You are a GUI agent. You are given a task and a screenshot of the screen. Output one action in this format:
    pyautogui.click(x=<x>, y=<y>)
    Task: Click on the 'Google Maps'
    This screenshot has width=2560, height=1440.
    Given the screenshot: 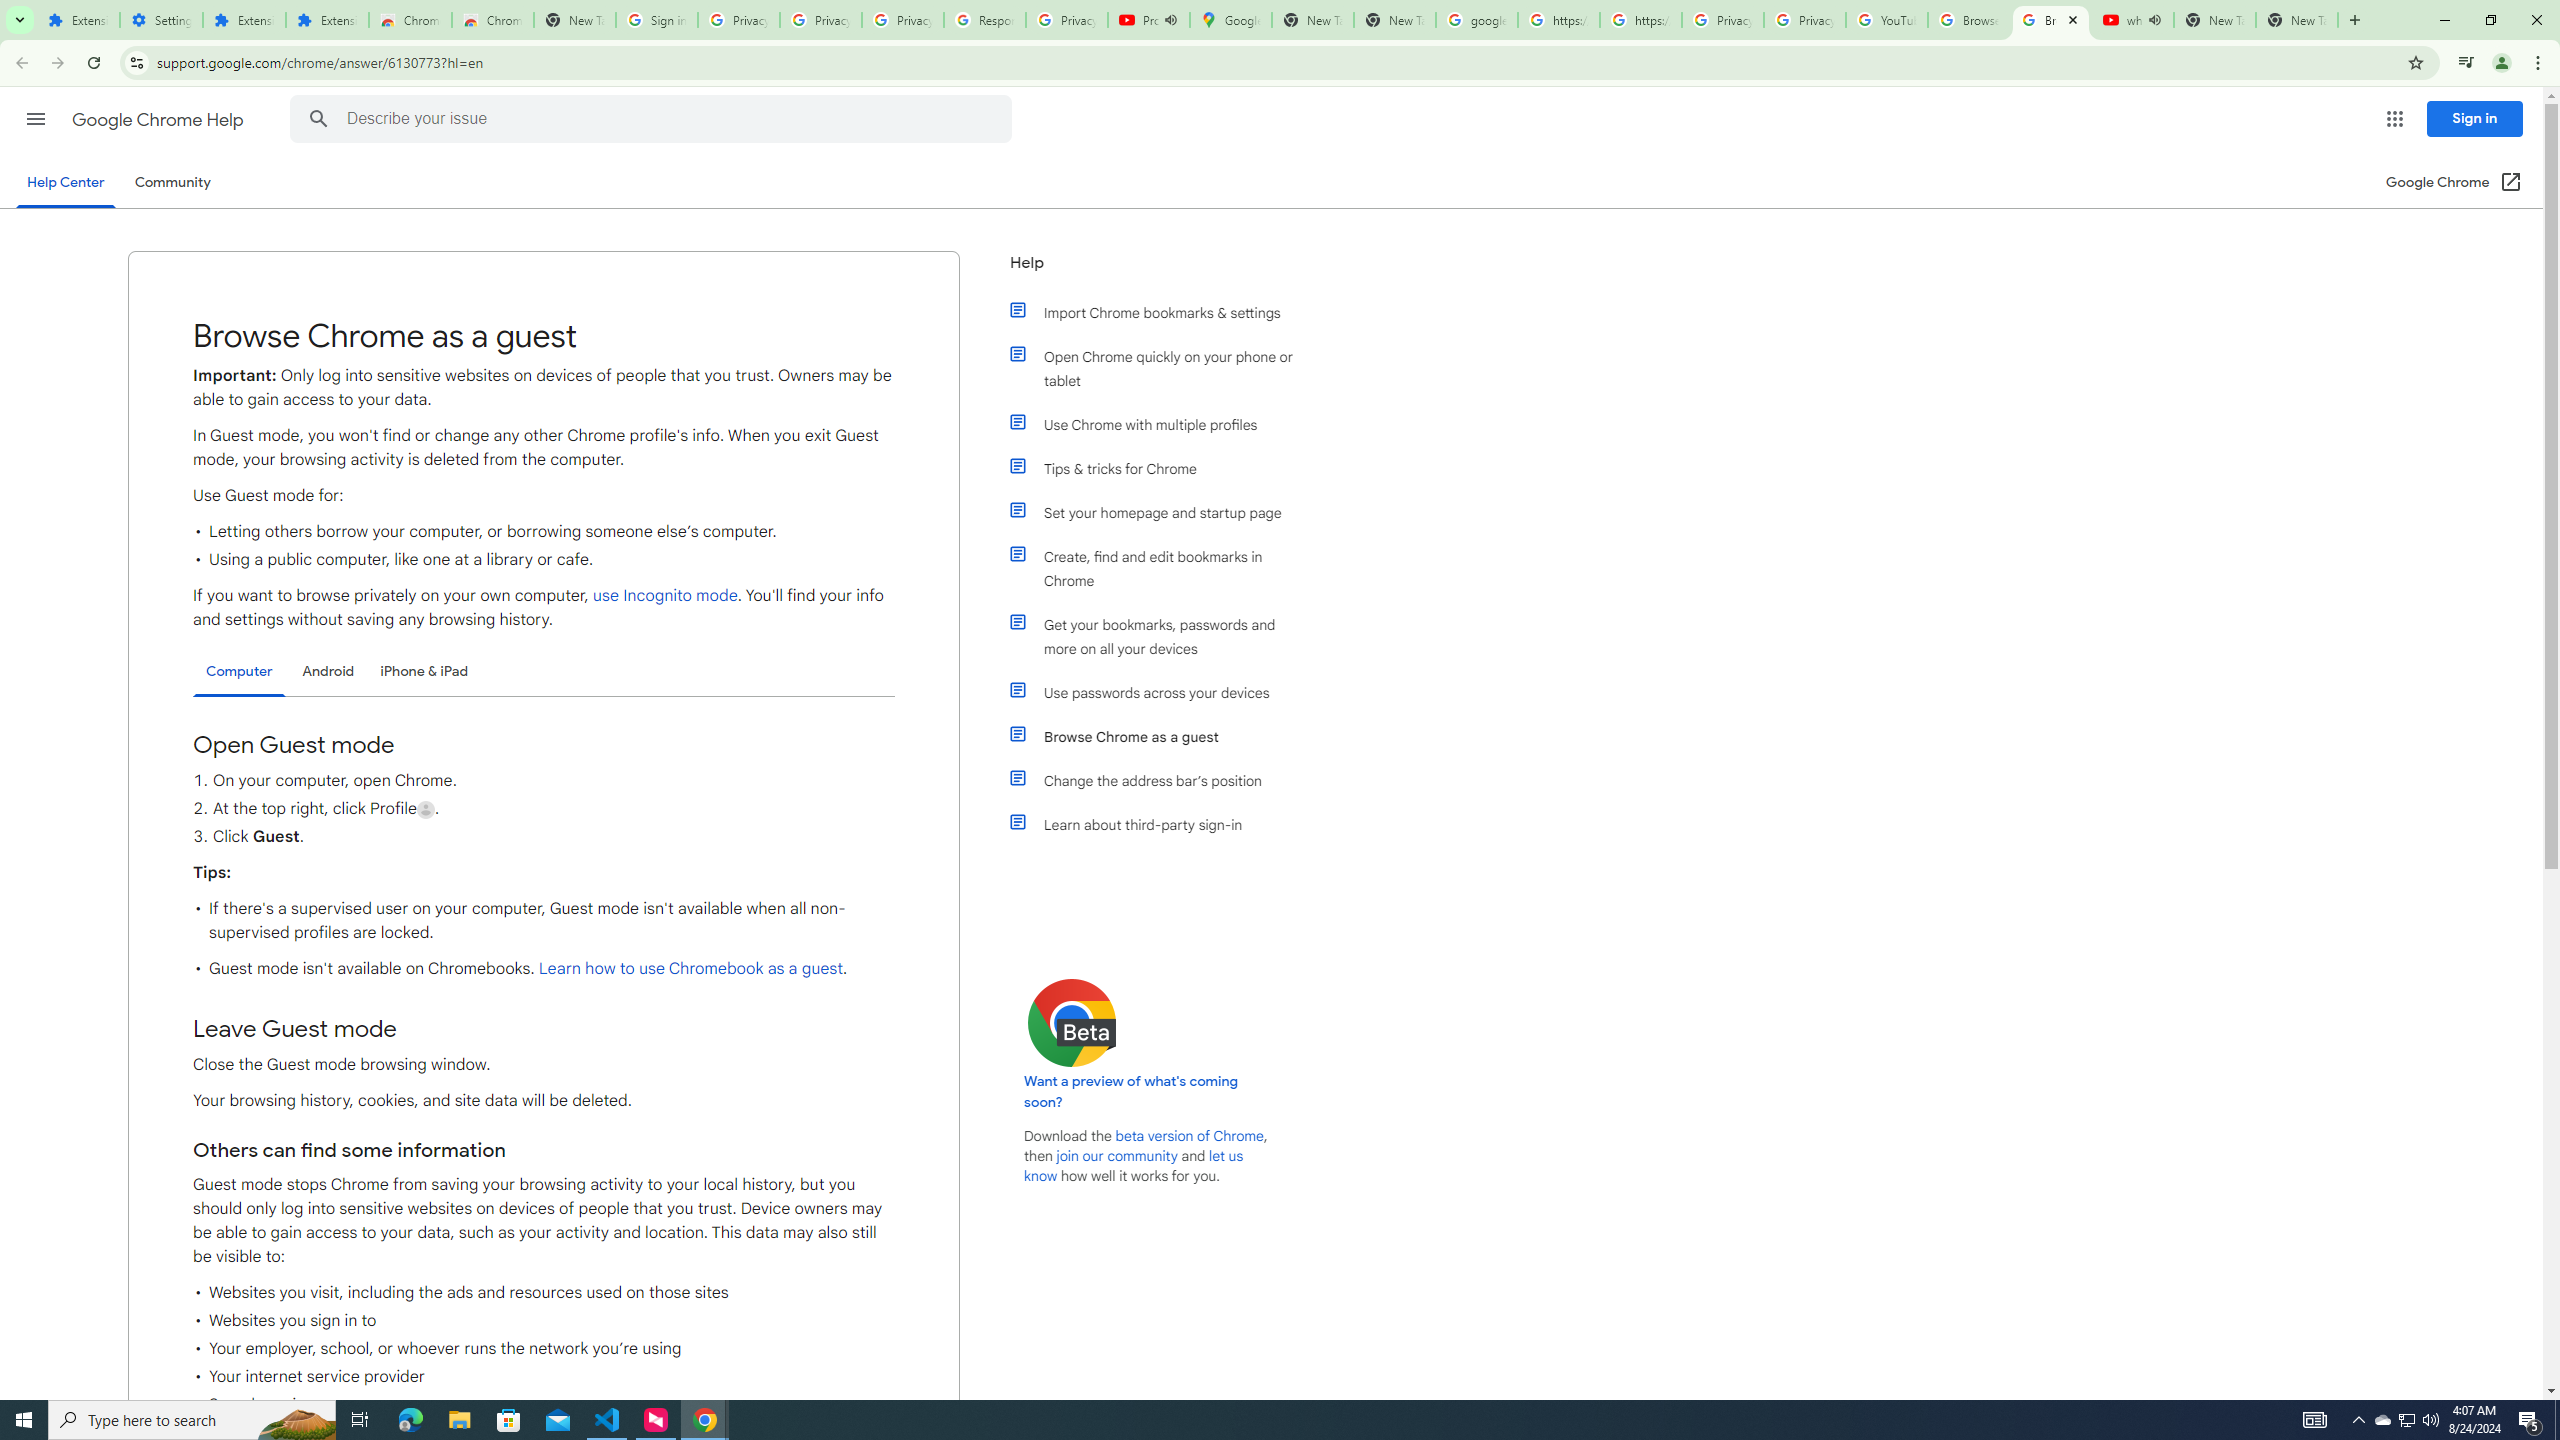 What is the action you would take?
    pyautogui.click(x=1230, y=19)
    